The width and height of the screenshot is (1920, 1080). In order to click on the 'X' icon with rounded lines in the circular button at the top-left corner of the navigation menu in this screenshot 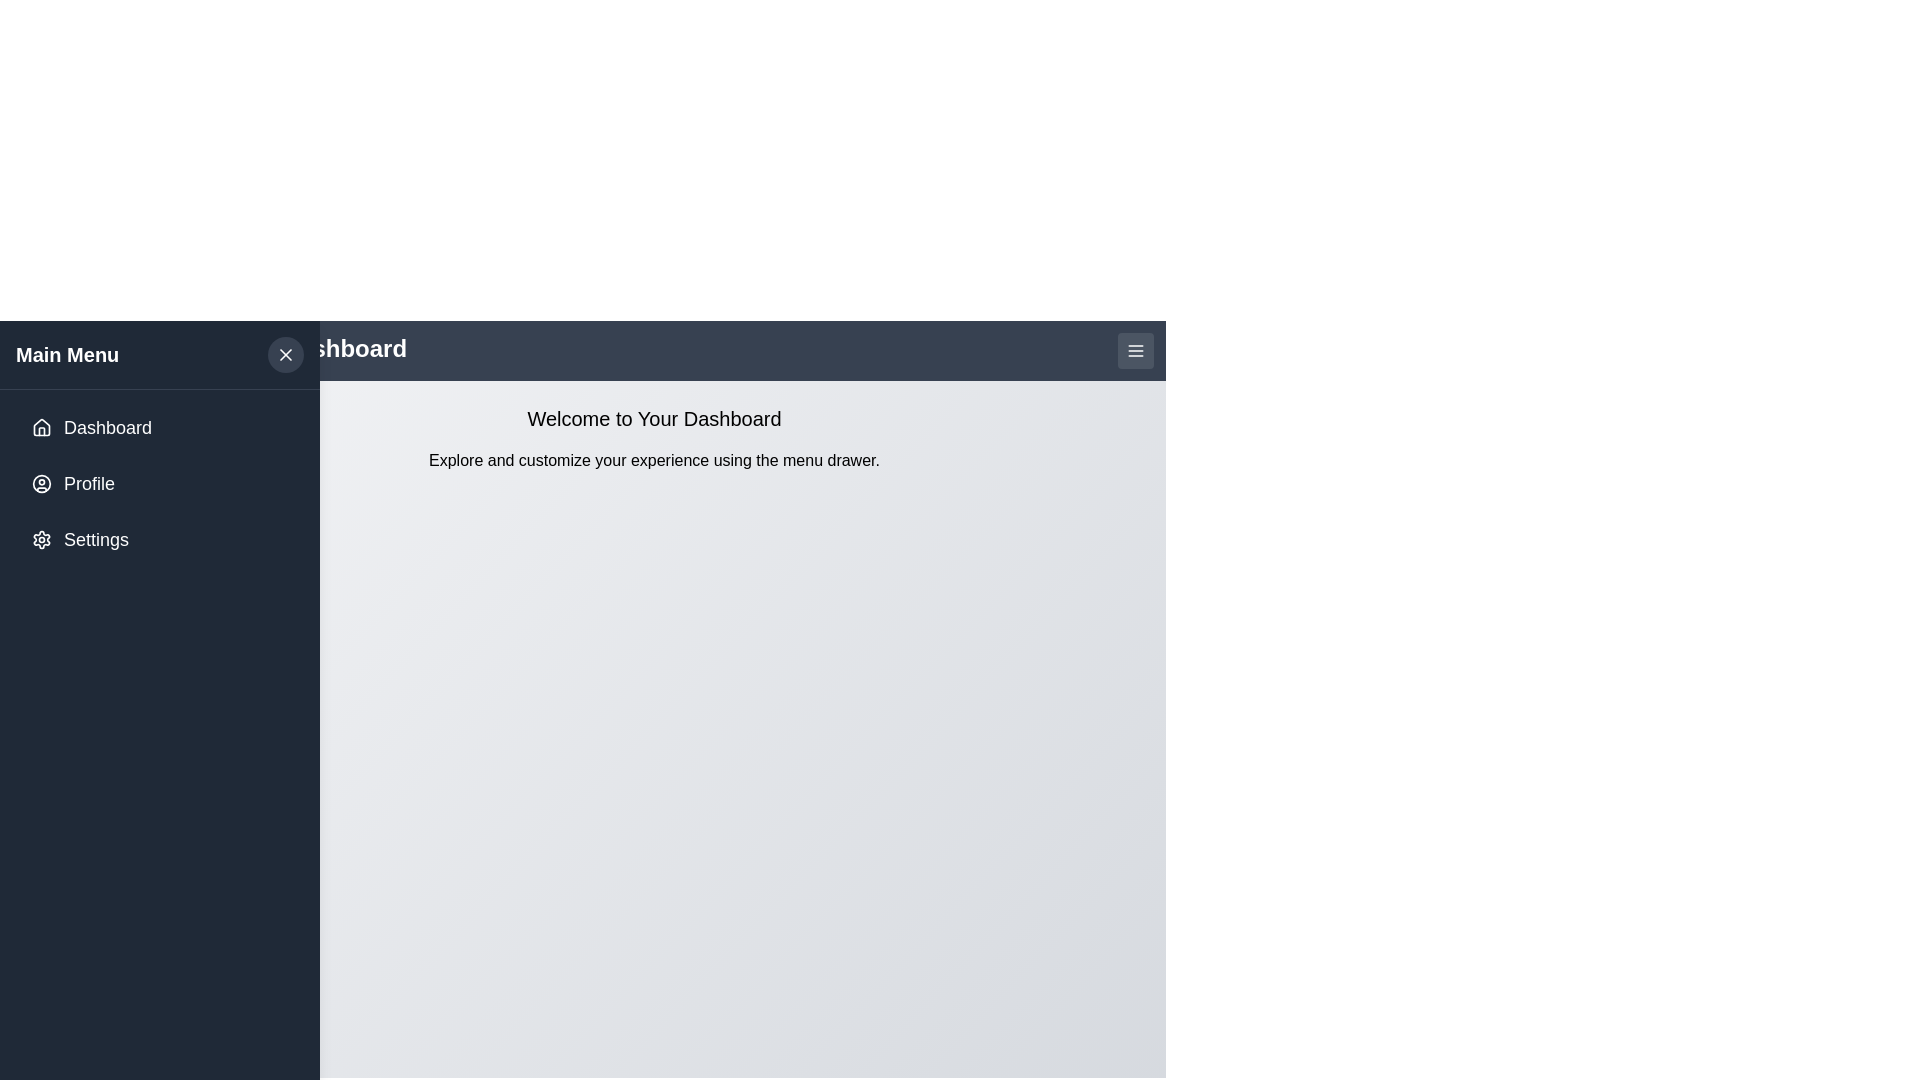, I will do `click(285, 353)`.